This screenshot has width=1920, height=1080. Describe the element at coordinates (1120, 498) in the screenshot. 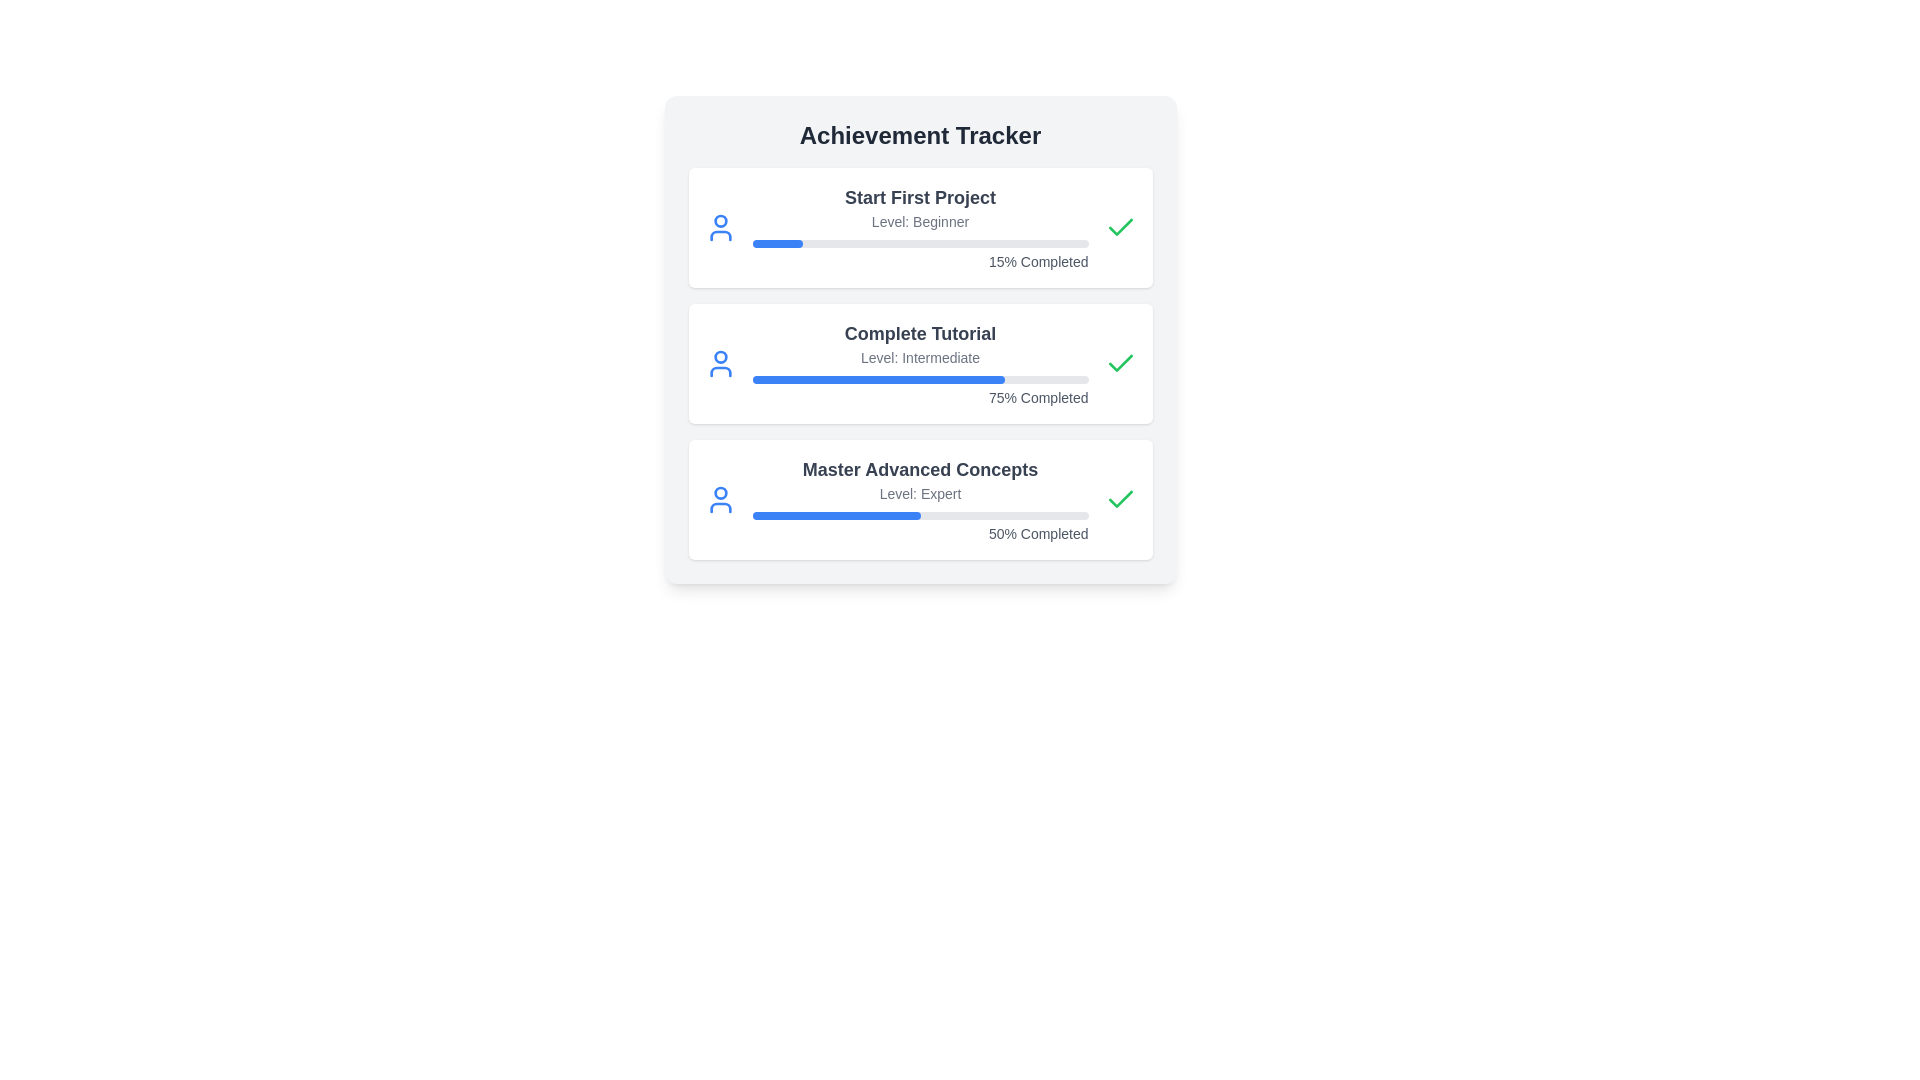

I see `the green check mark icon representing a completed milestone in the achievement tracker interface, located in the second panel next to the 'Complete Tutorial' section` at that location.